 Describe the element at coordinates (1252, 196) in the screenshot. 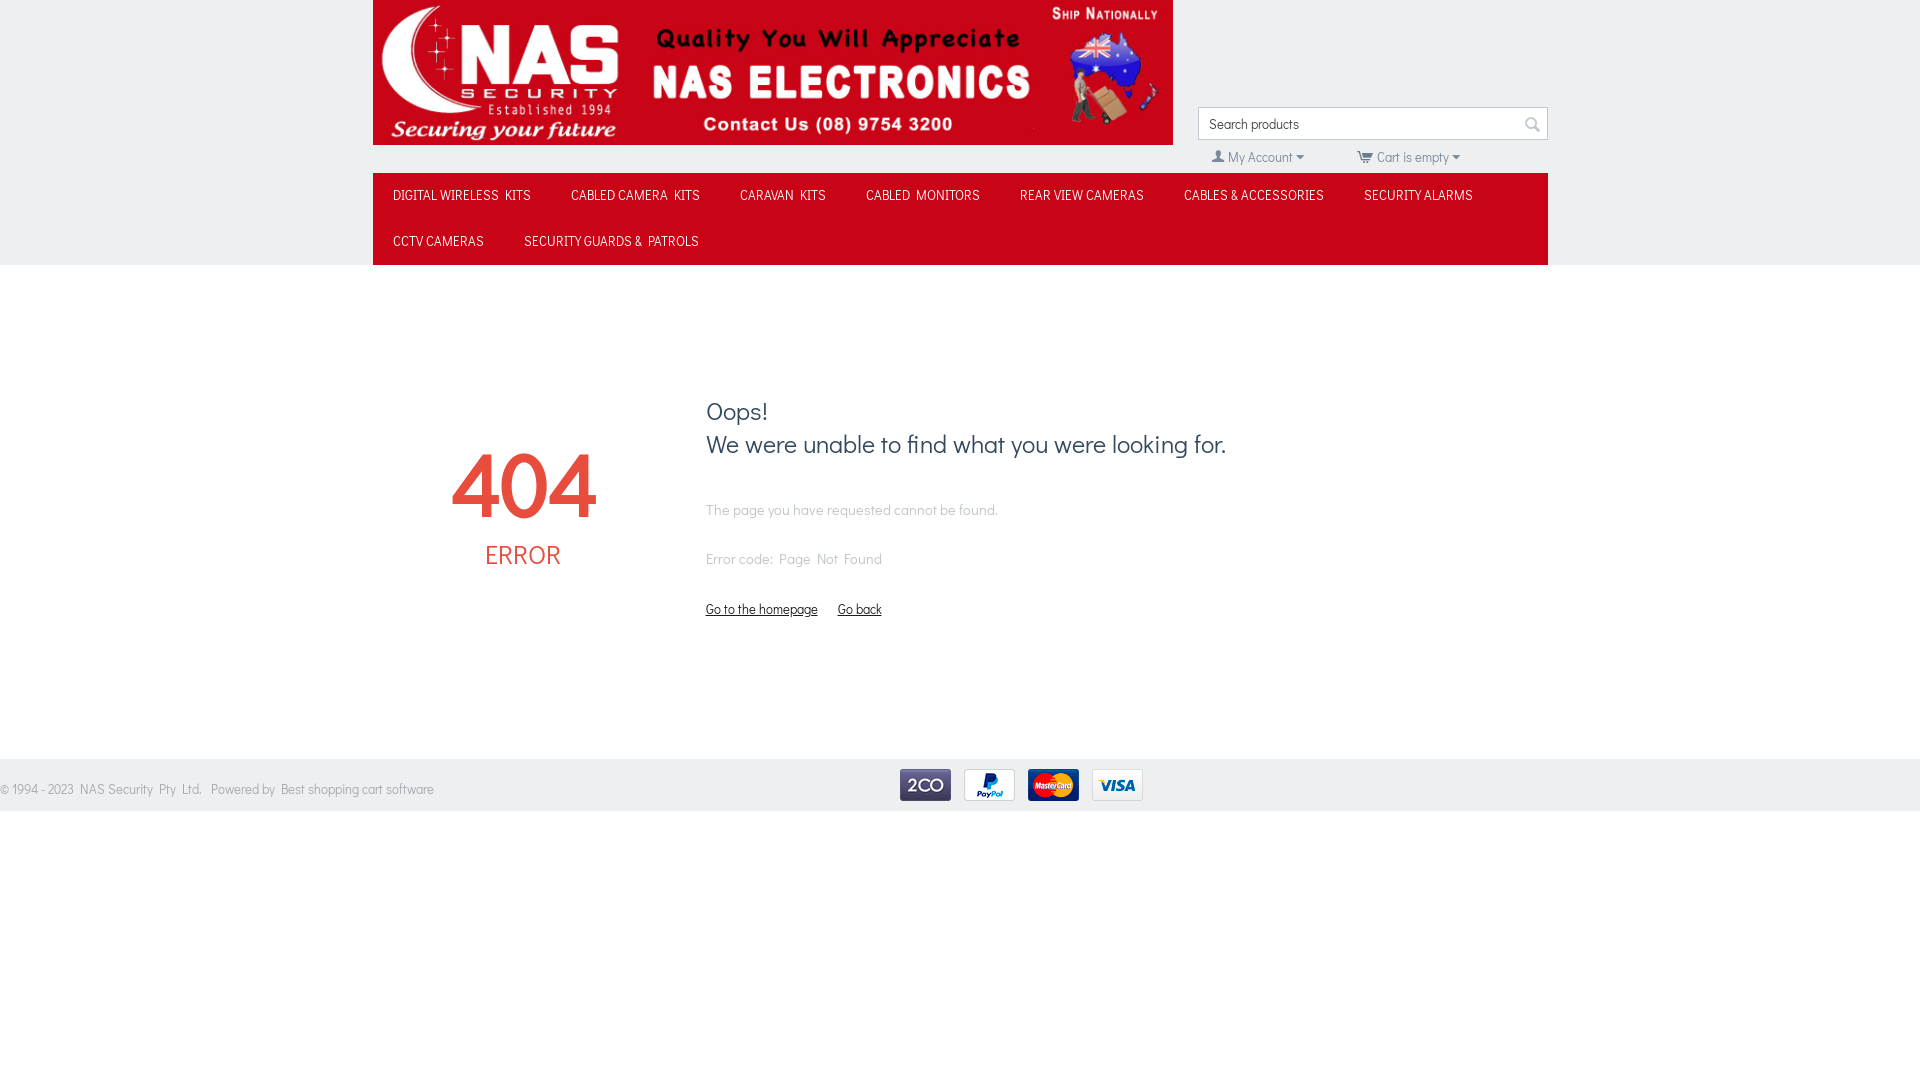

I see `'CABLES & ACCESSORIES'` at that location.